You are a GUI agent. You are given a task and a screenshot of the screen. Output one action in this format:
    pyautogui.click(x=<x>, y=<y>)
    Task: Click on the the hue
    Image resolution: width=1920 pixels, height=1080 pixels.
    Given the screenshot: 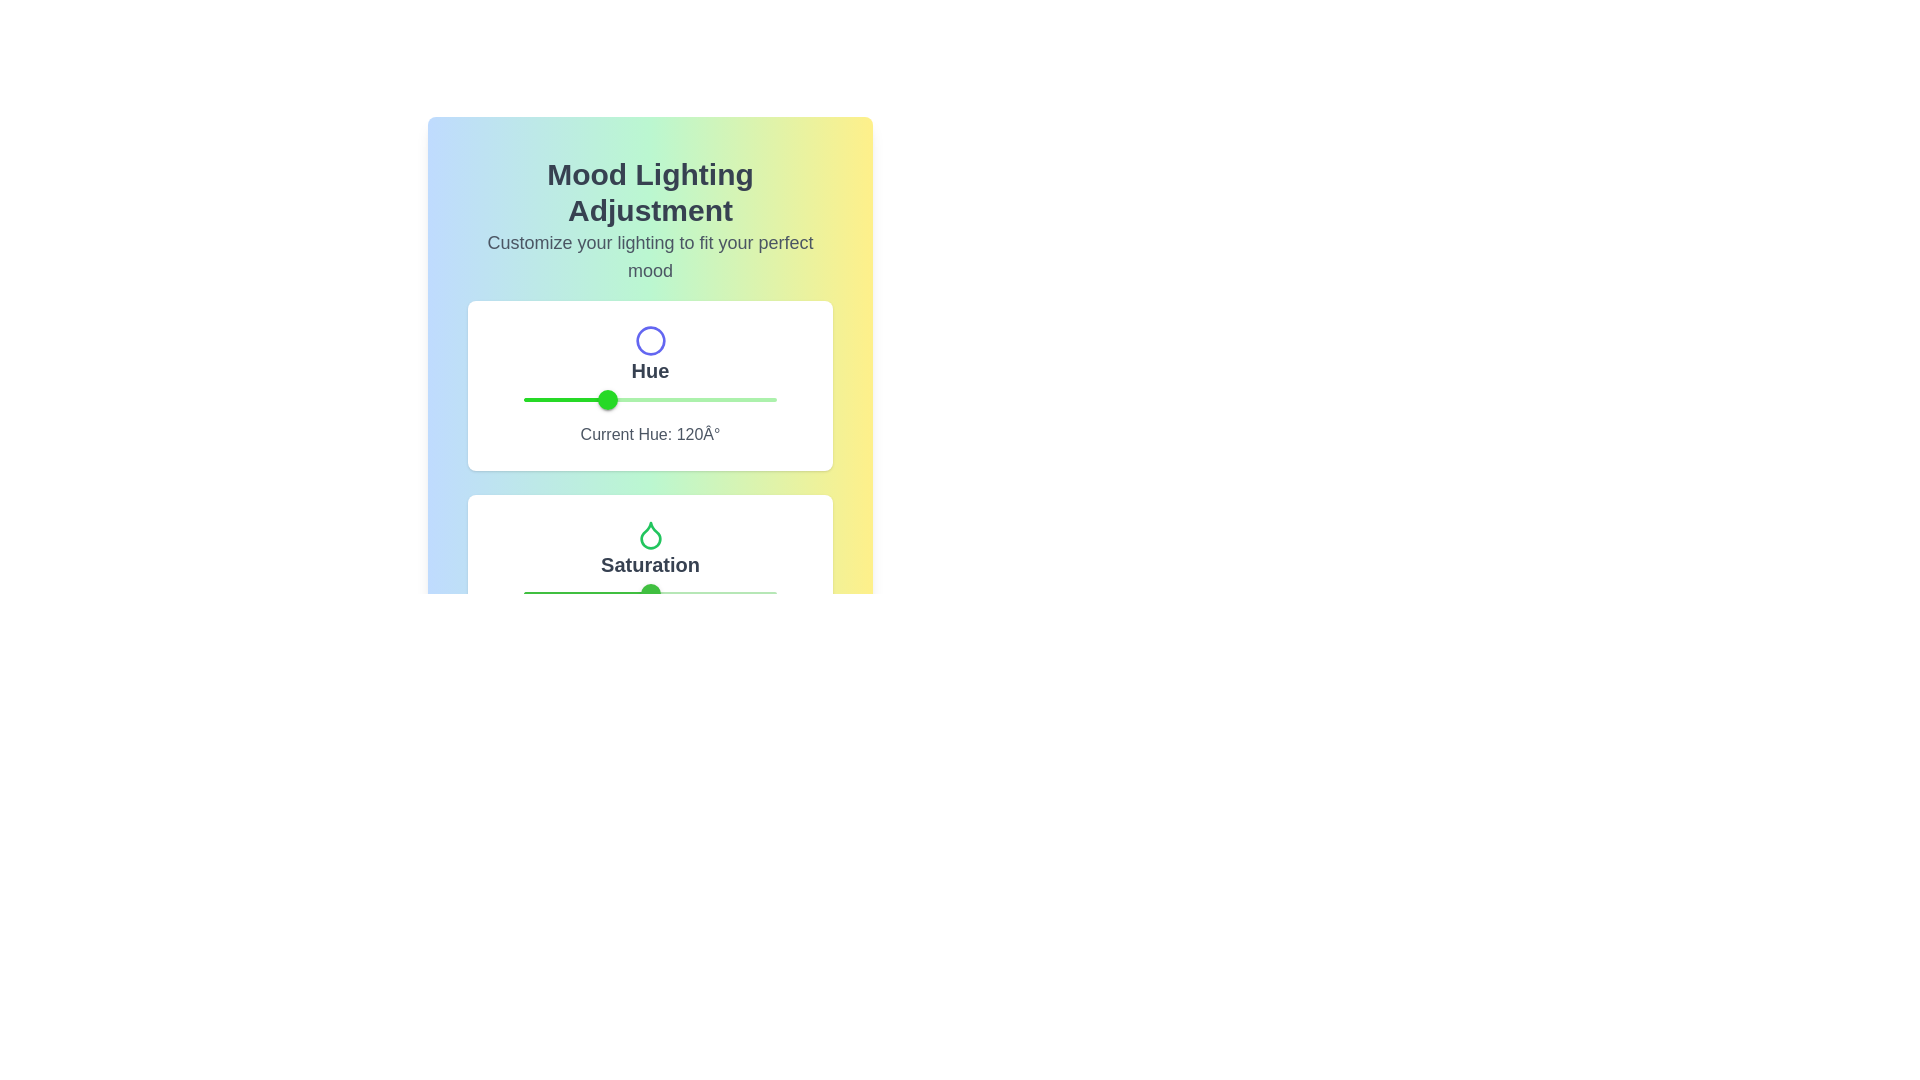 What is the action you would take?
    pyautogui.click(x=769, y=400)
    